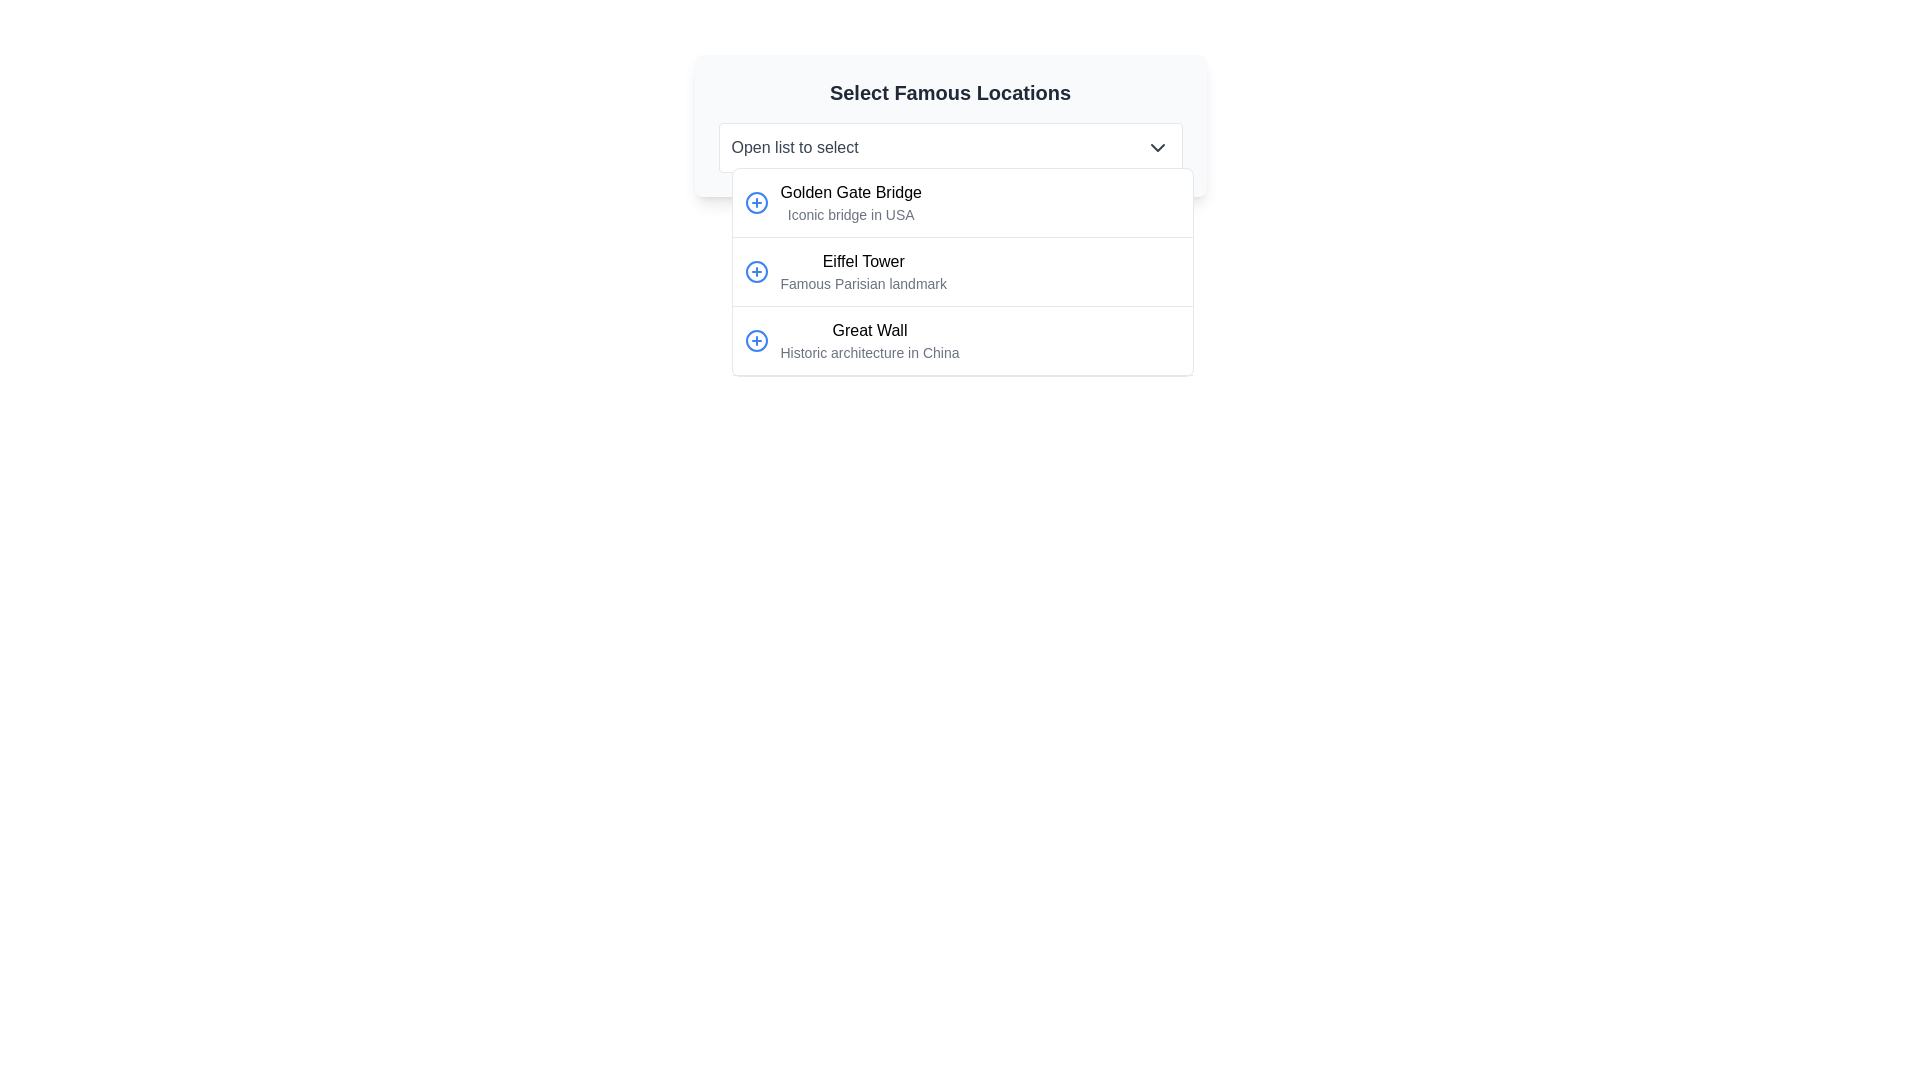 The height and width of the screenshot is (1080, 1920). Describe the element at coordinates (962, 340) in the screenshot. I see `the third item in the 'Select Famous Locations' dropdown menu, which represents the Great Wall archetype` at that location.